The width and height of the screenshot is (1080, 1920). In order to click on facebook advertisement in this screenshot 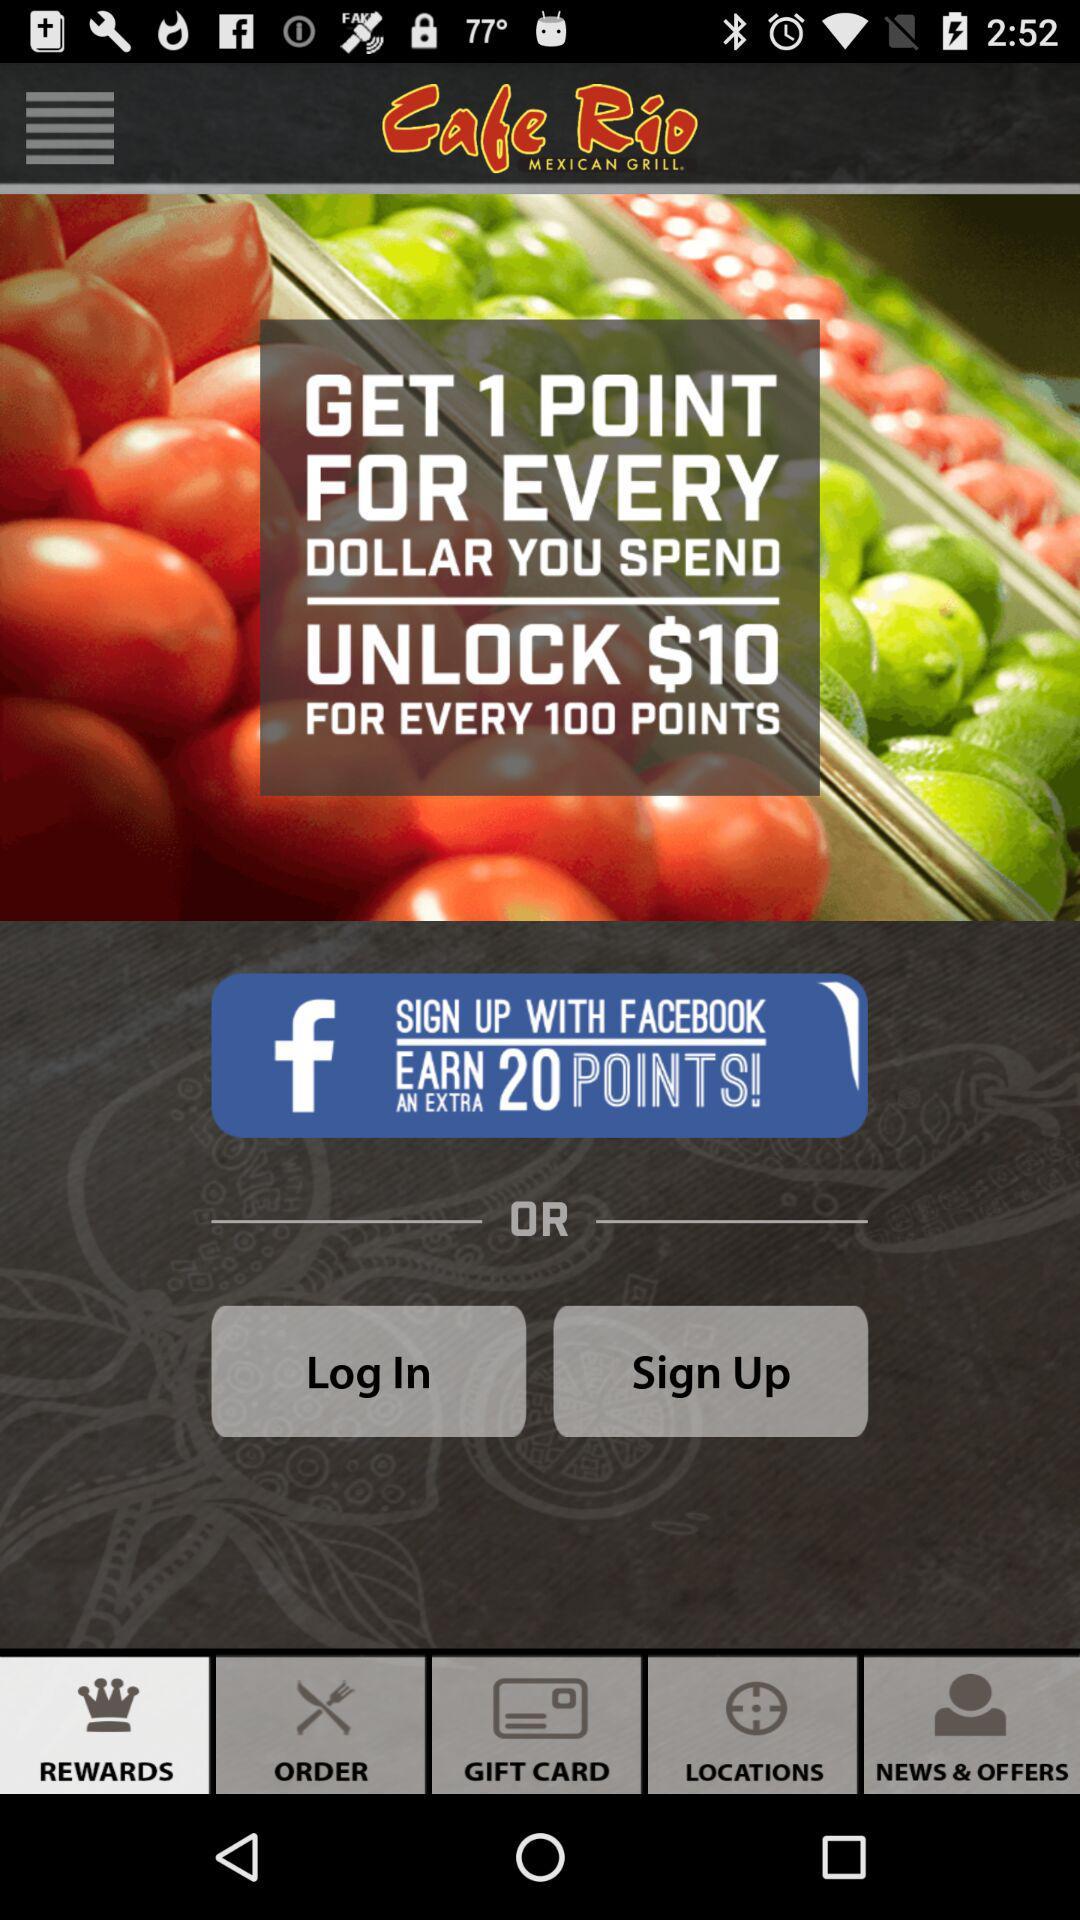, I will do `click(538, 1054)`.